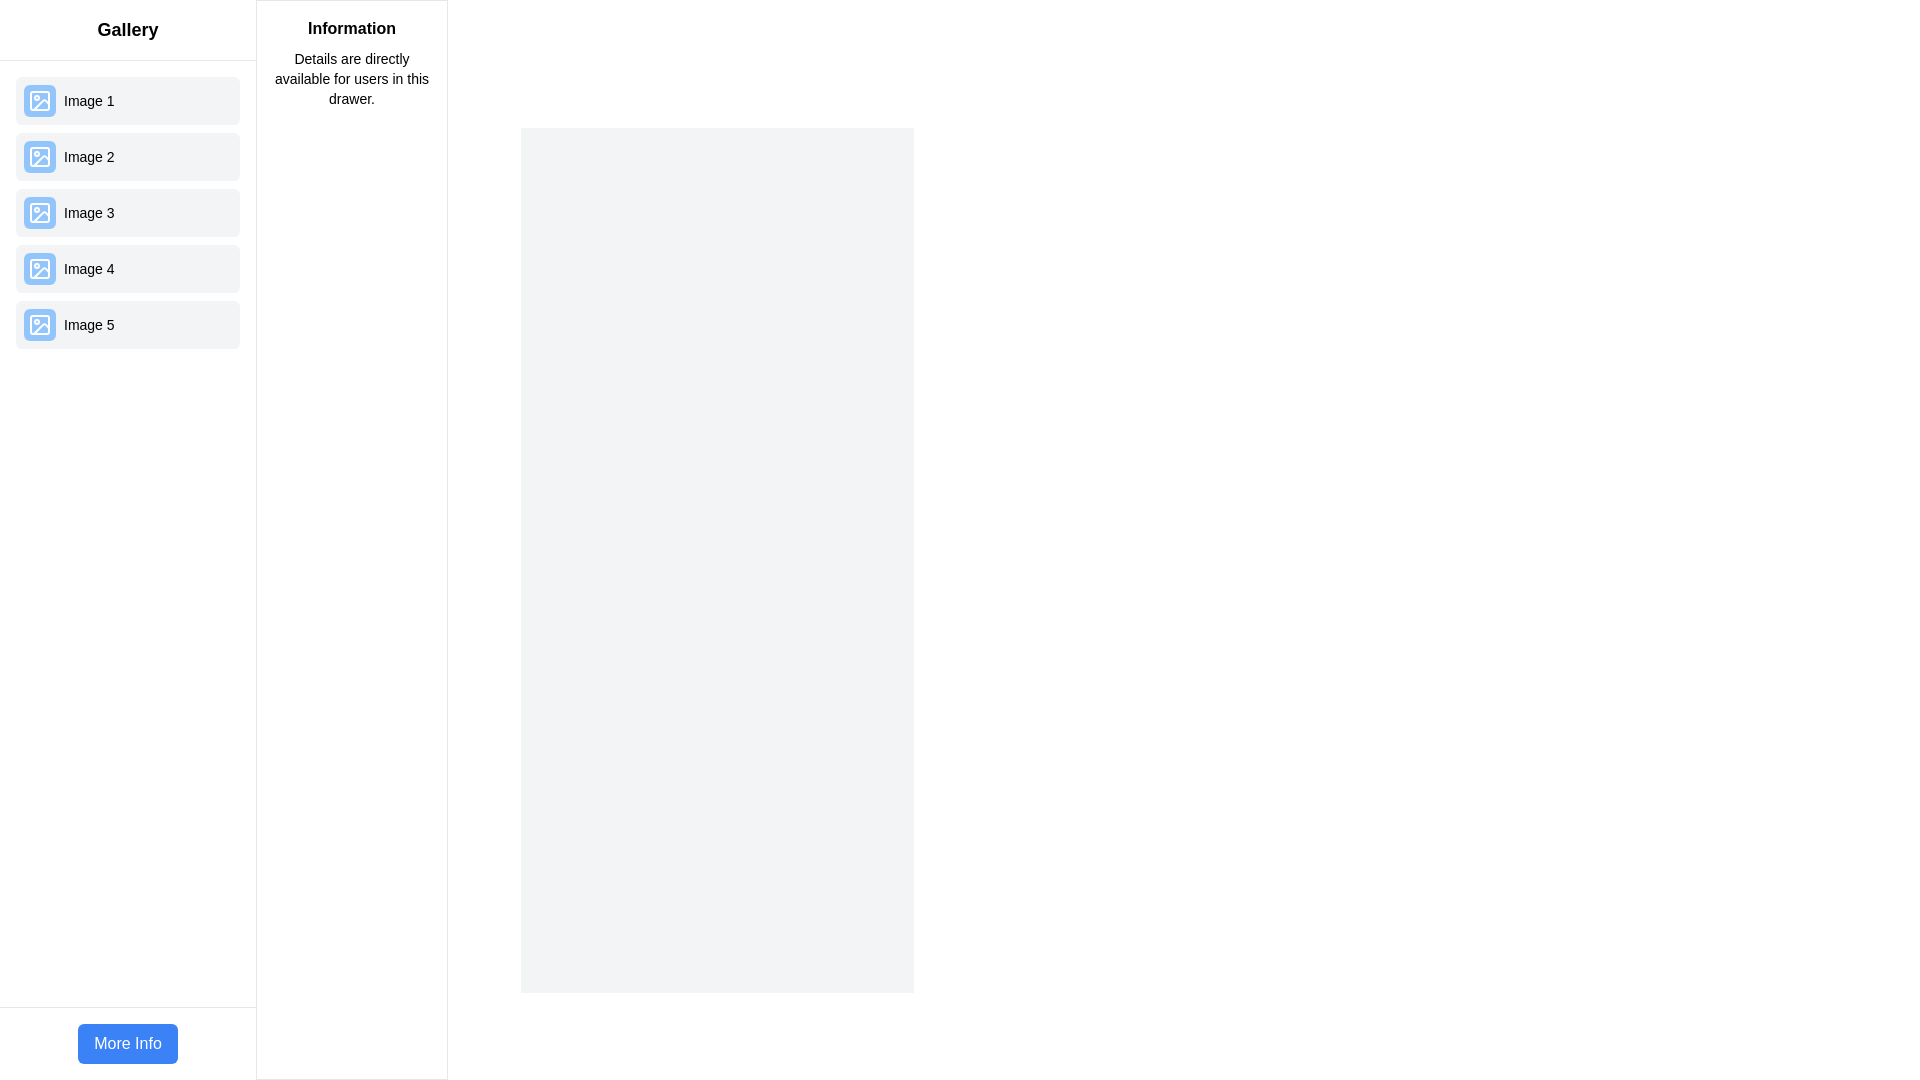 Image resolution: width=1920 pixels, height=1080 pixels. I want to click on the decorative rectangle within the second item of the vertical list in the 'Gallery' section, which is part of an icon representing an image, so click(39, 156).